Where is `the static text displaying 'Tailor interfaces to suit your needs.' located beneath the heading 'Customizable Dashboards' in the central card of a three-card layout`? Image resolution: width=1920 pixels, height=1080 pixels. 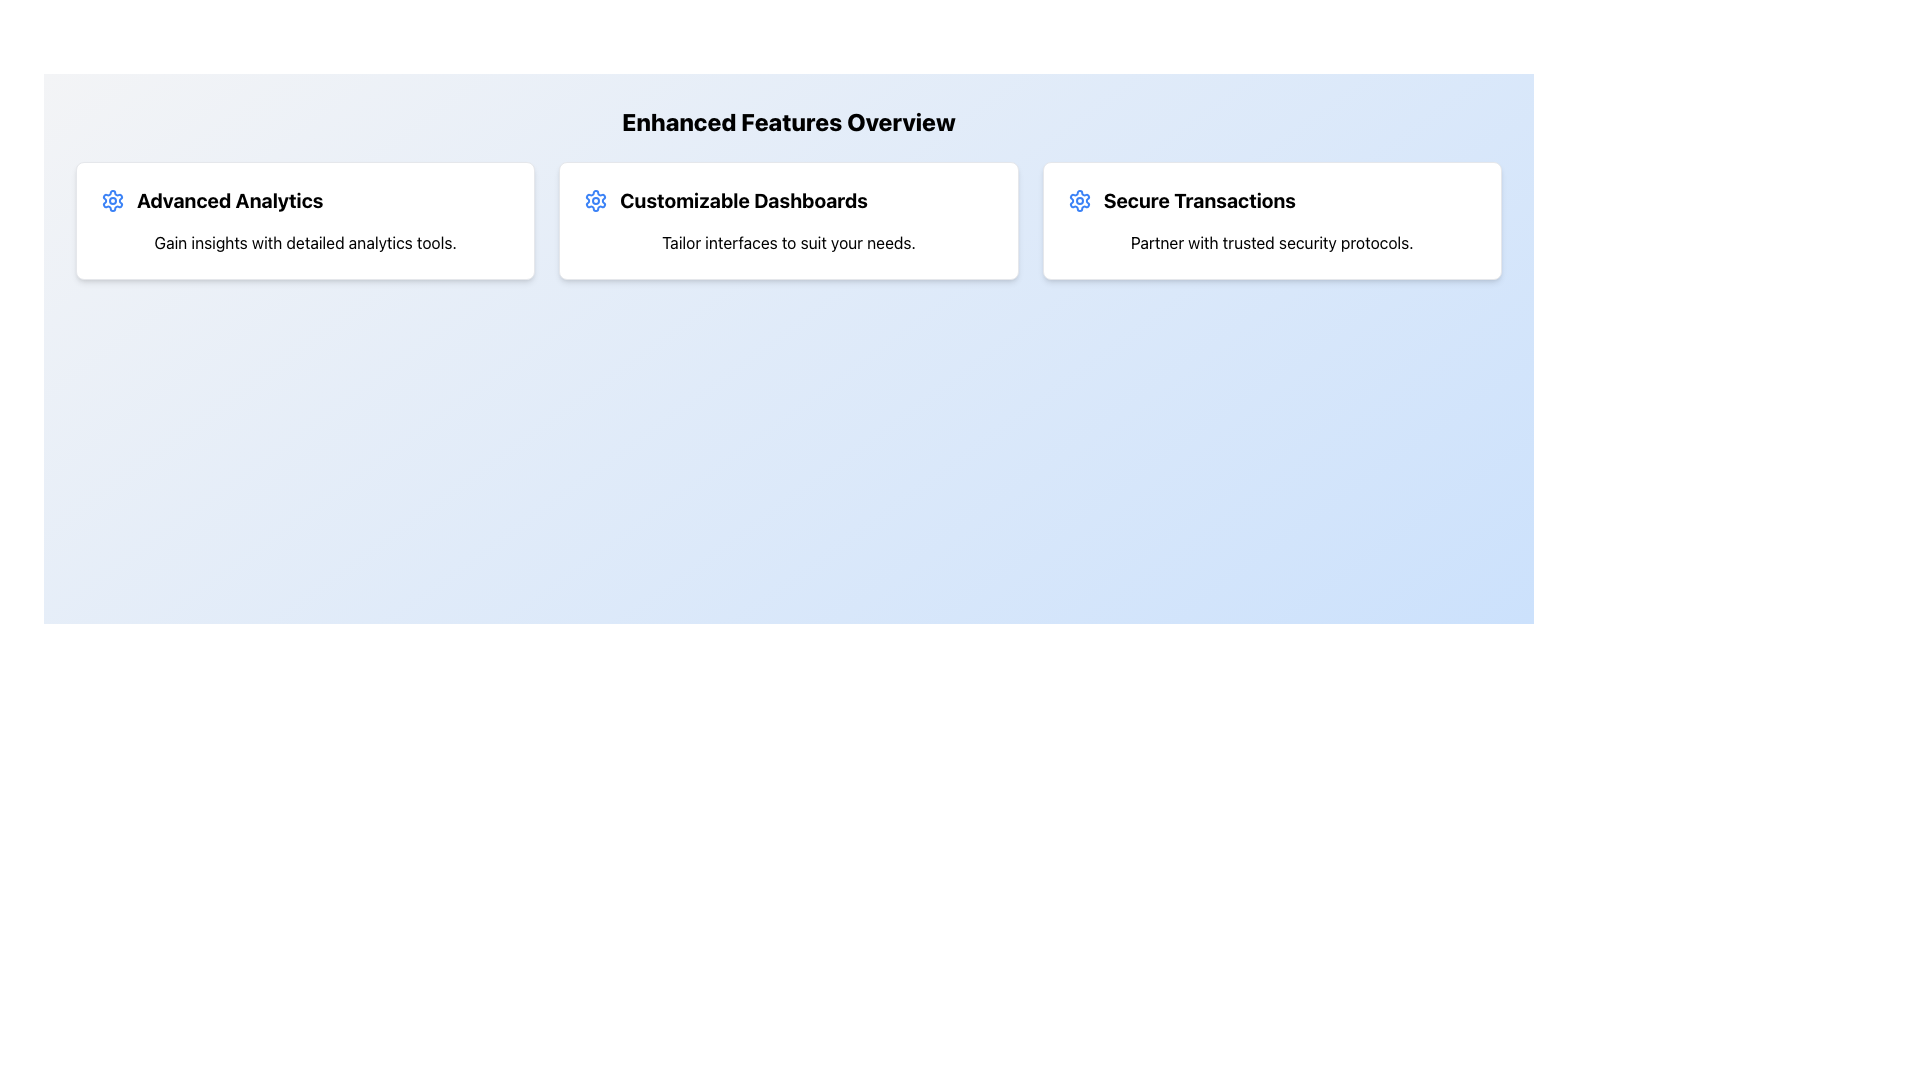 the static text displaying 'Tailor interfaces to suit your needs.' located beneath the heading 'Customizable Dashboards' in the central card of a three-card layout is located at coordinates (787, 242).